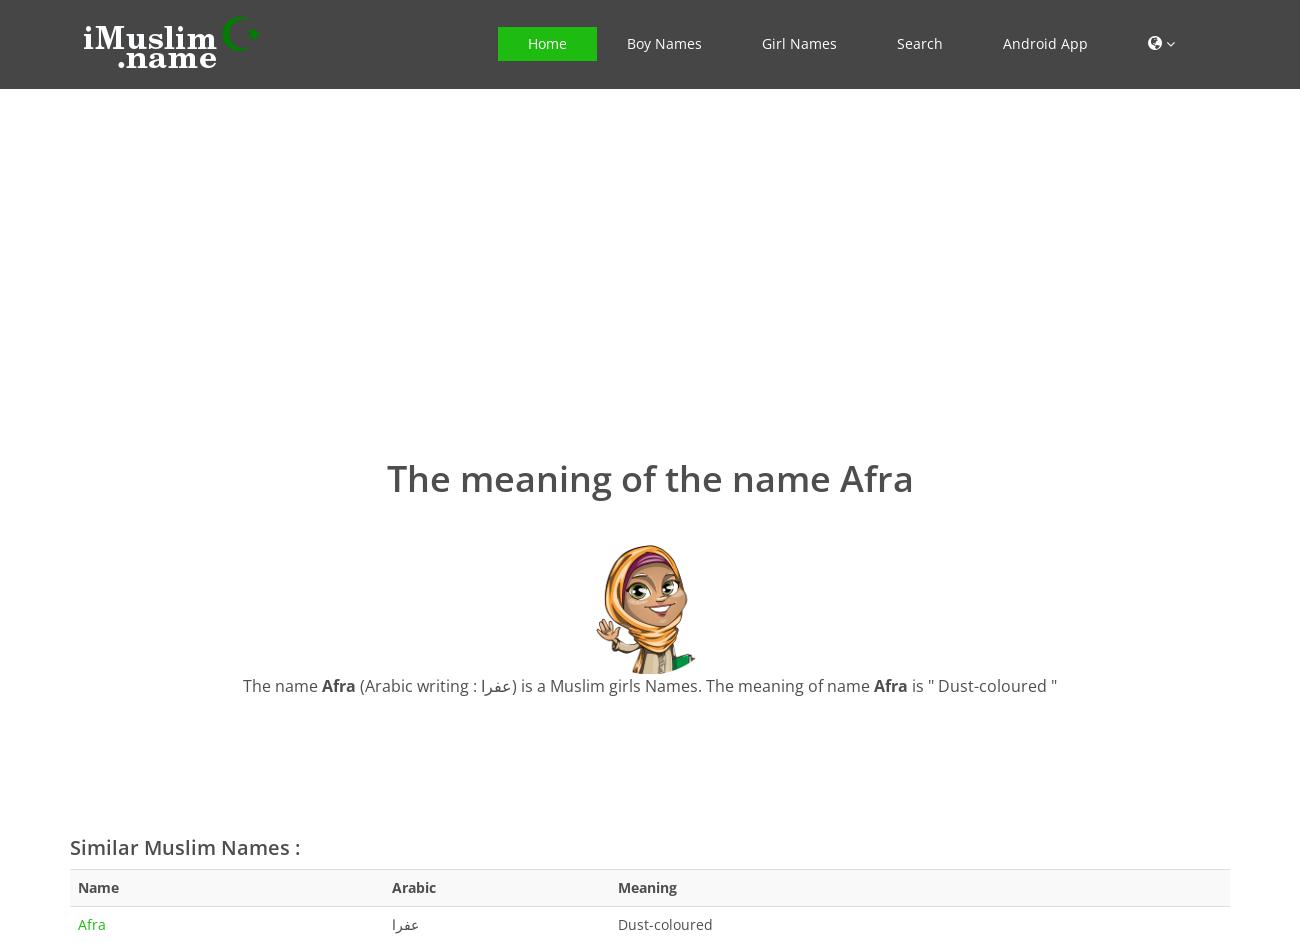 The image size is (1300, 943). I want to click on 'Android App', so click(1045, 43).